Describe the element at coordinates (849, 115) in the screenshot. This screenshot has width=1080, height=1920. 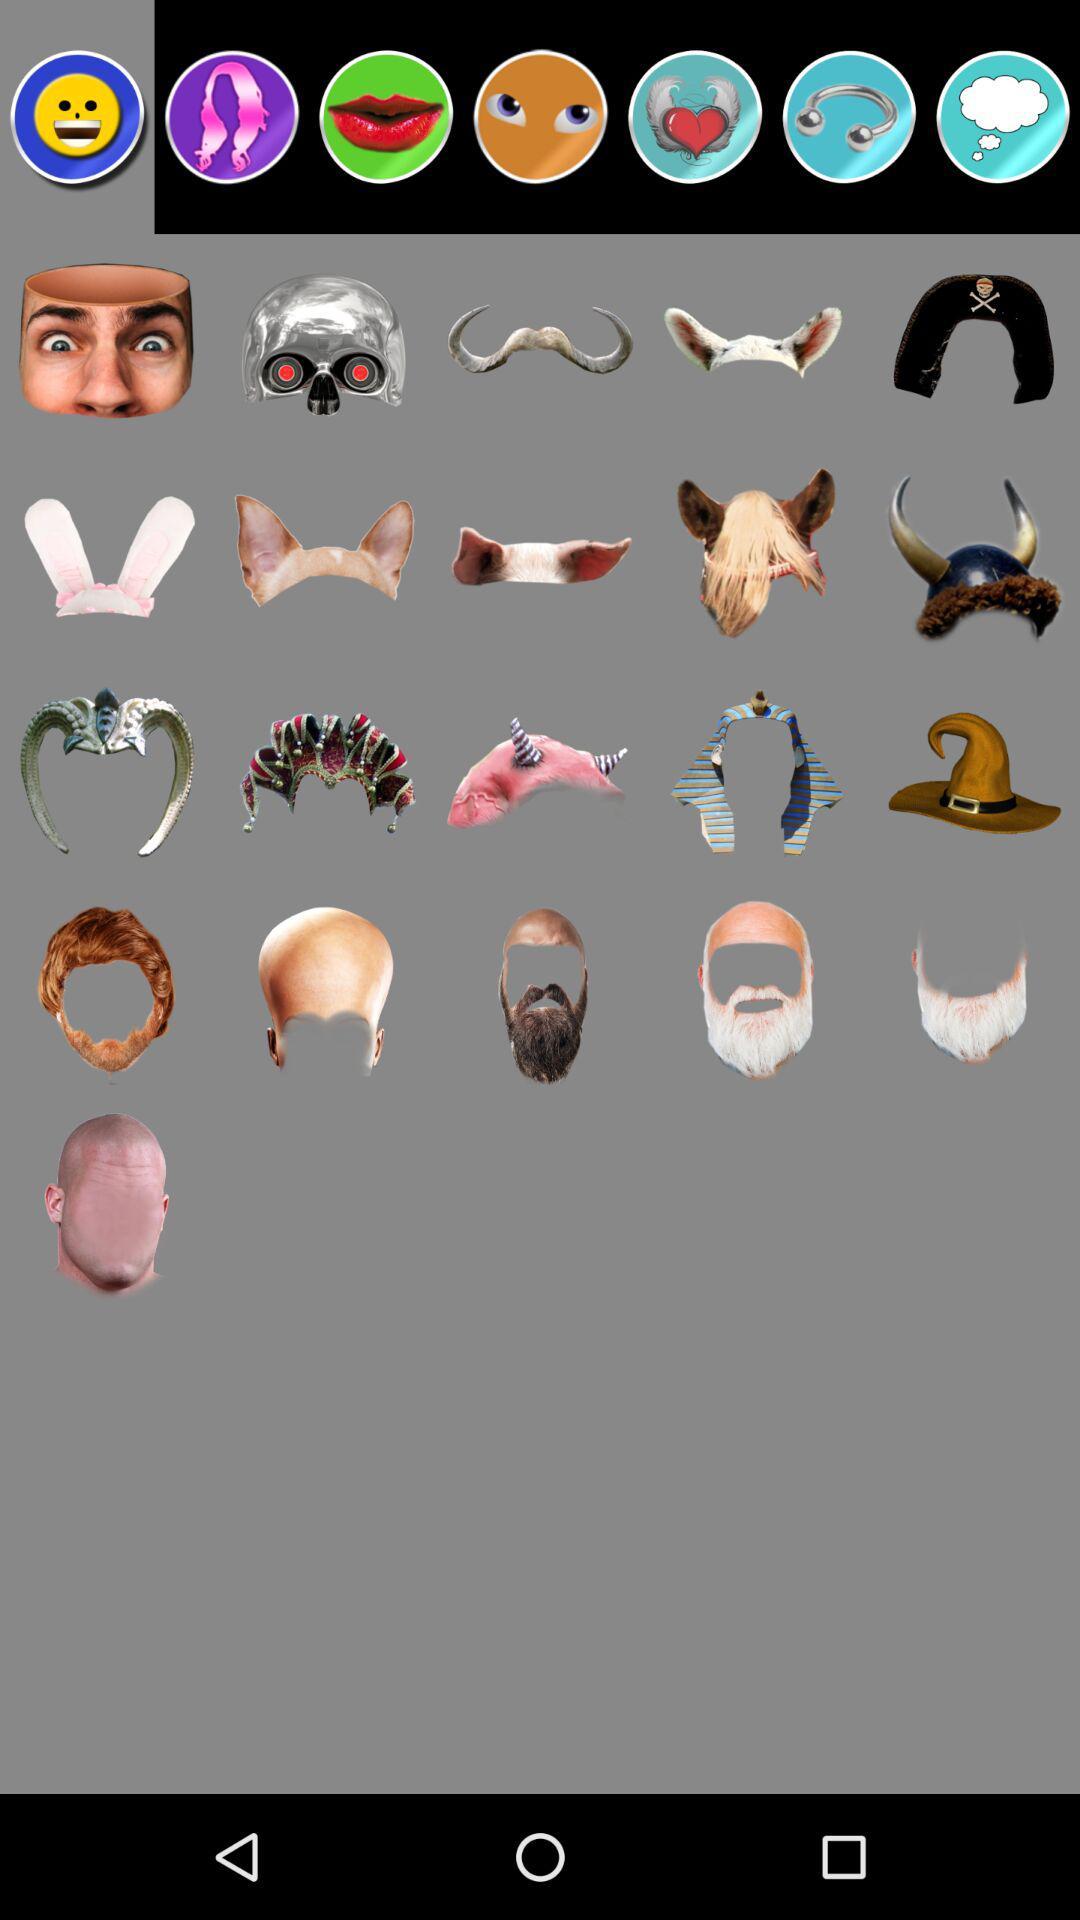
I see `a piercing` at that location.